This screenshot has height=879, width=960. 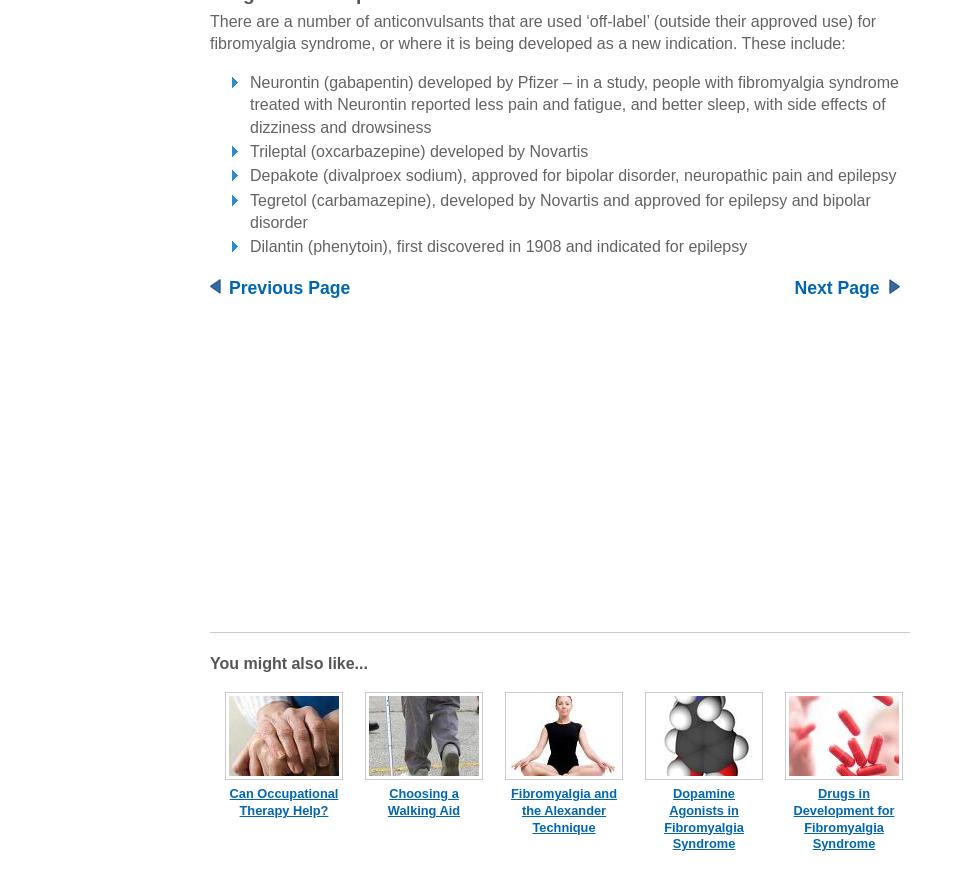 What do you see at coordinates (563, 808) in the screenshot?
I see `'Fibromyalgia and the Alexander Technique'` at bounding box center [563, 808].